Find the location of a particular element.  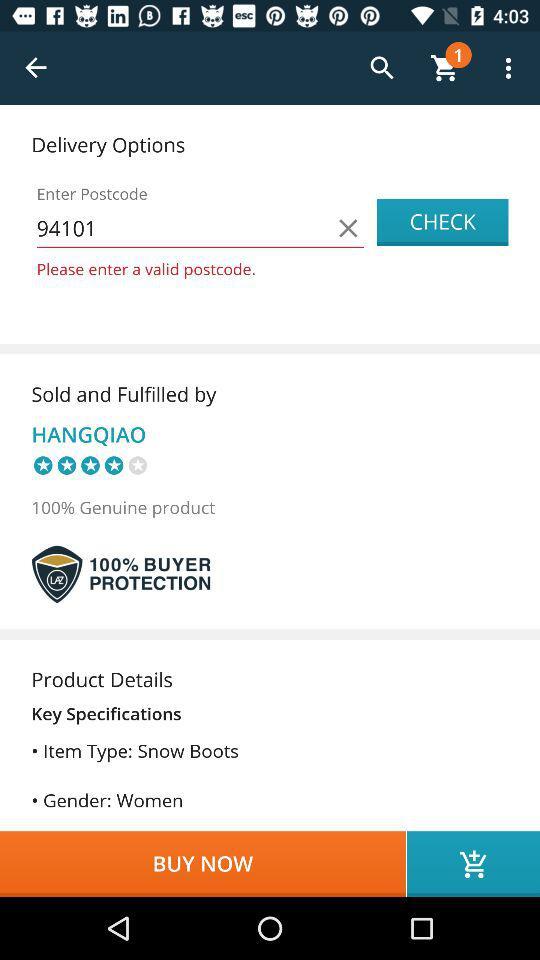

return to previous page is located at coordinates (36, 68).